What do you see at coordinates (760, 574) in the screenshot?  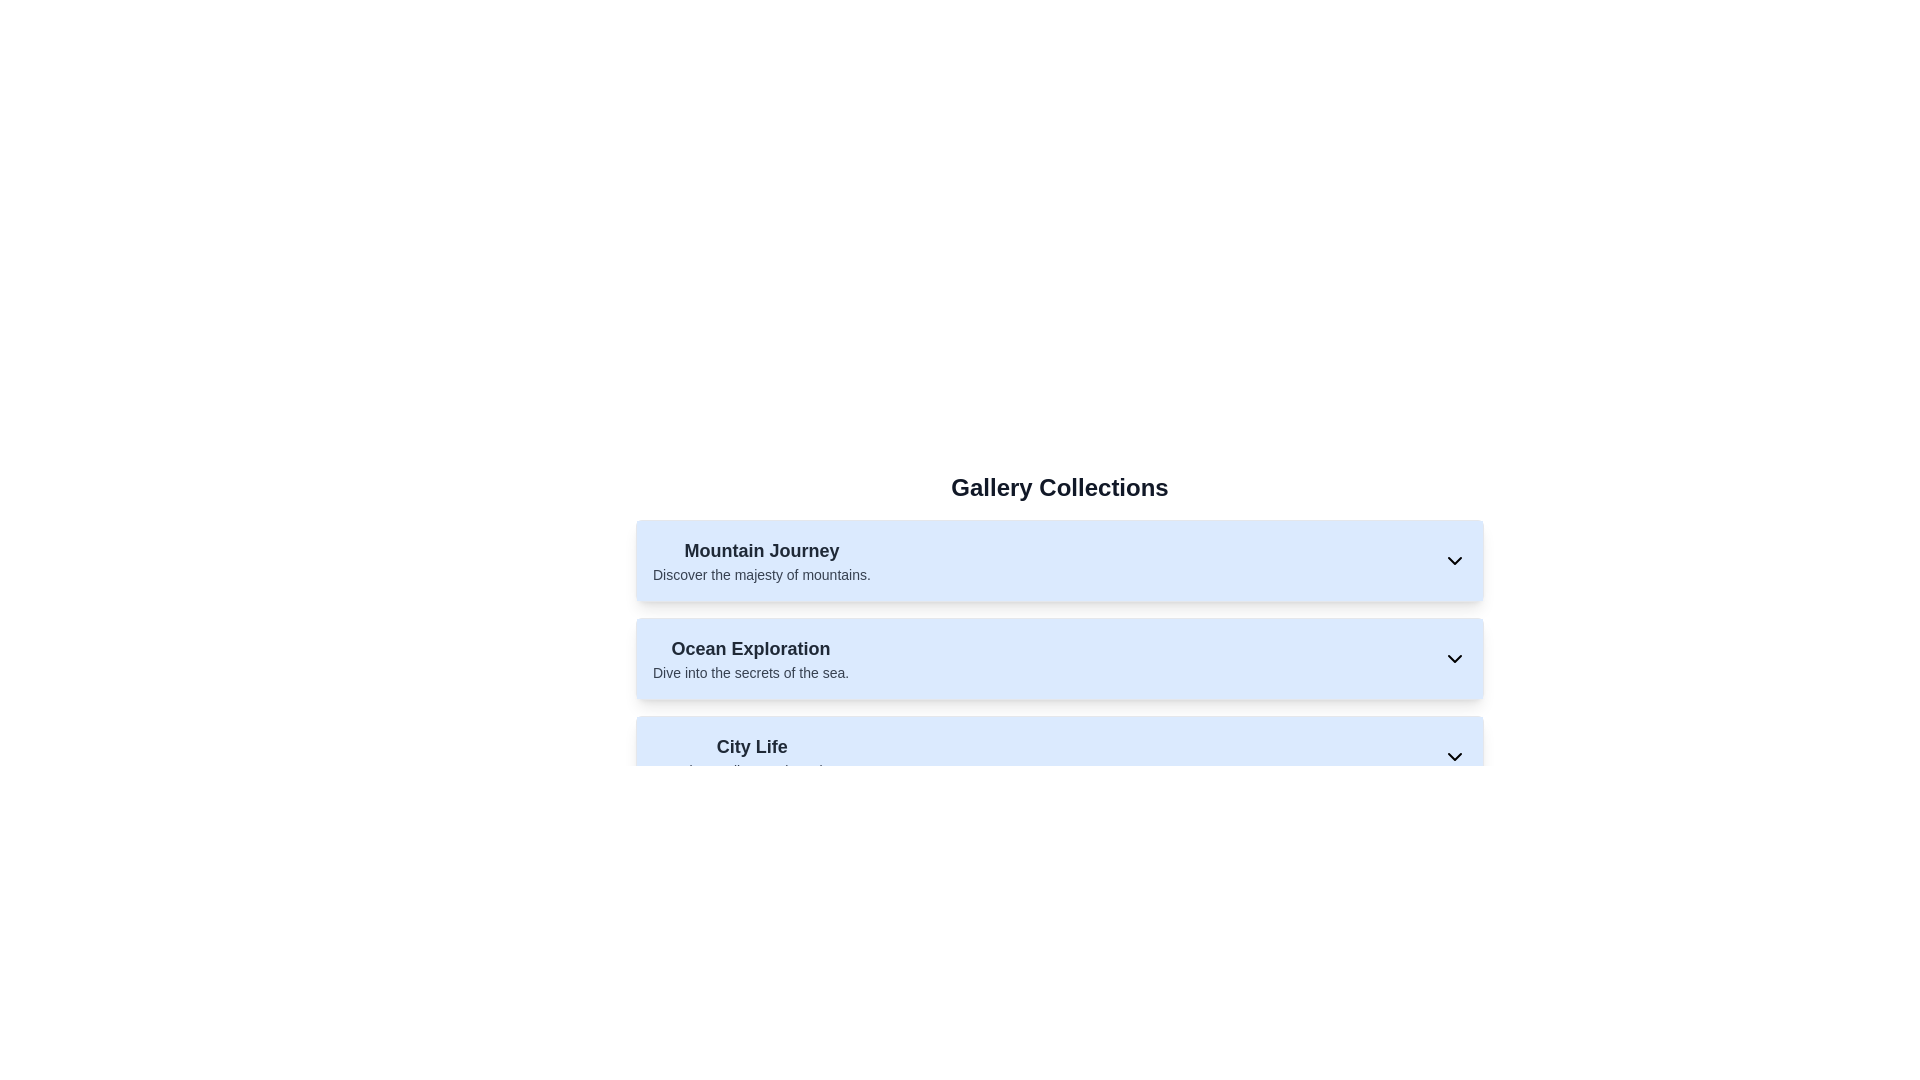 I see `the static text element that reads 'Discover the majesty of mountains.' located below the title 'Mountain Journey' on a light blue background` at bounding box center [760, 574].